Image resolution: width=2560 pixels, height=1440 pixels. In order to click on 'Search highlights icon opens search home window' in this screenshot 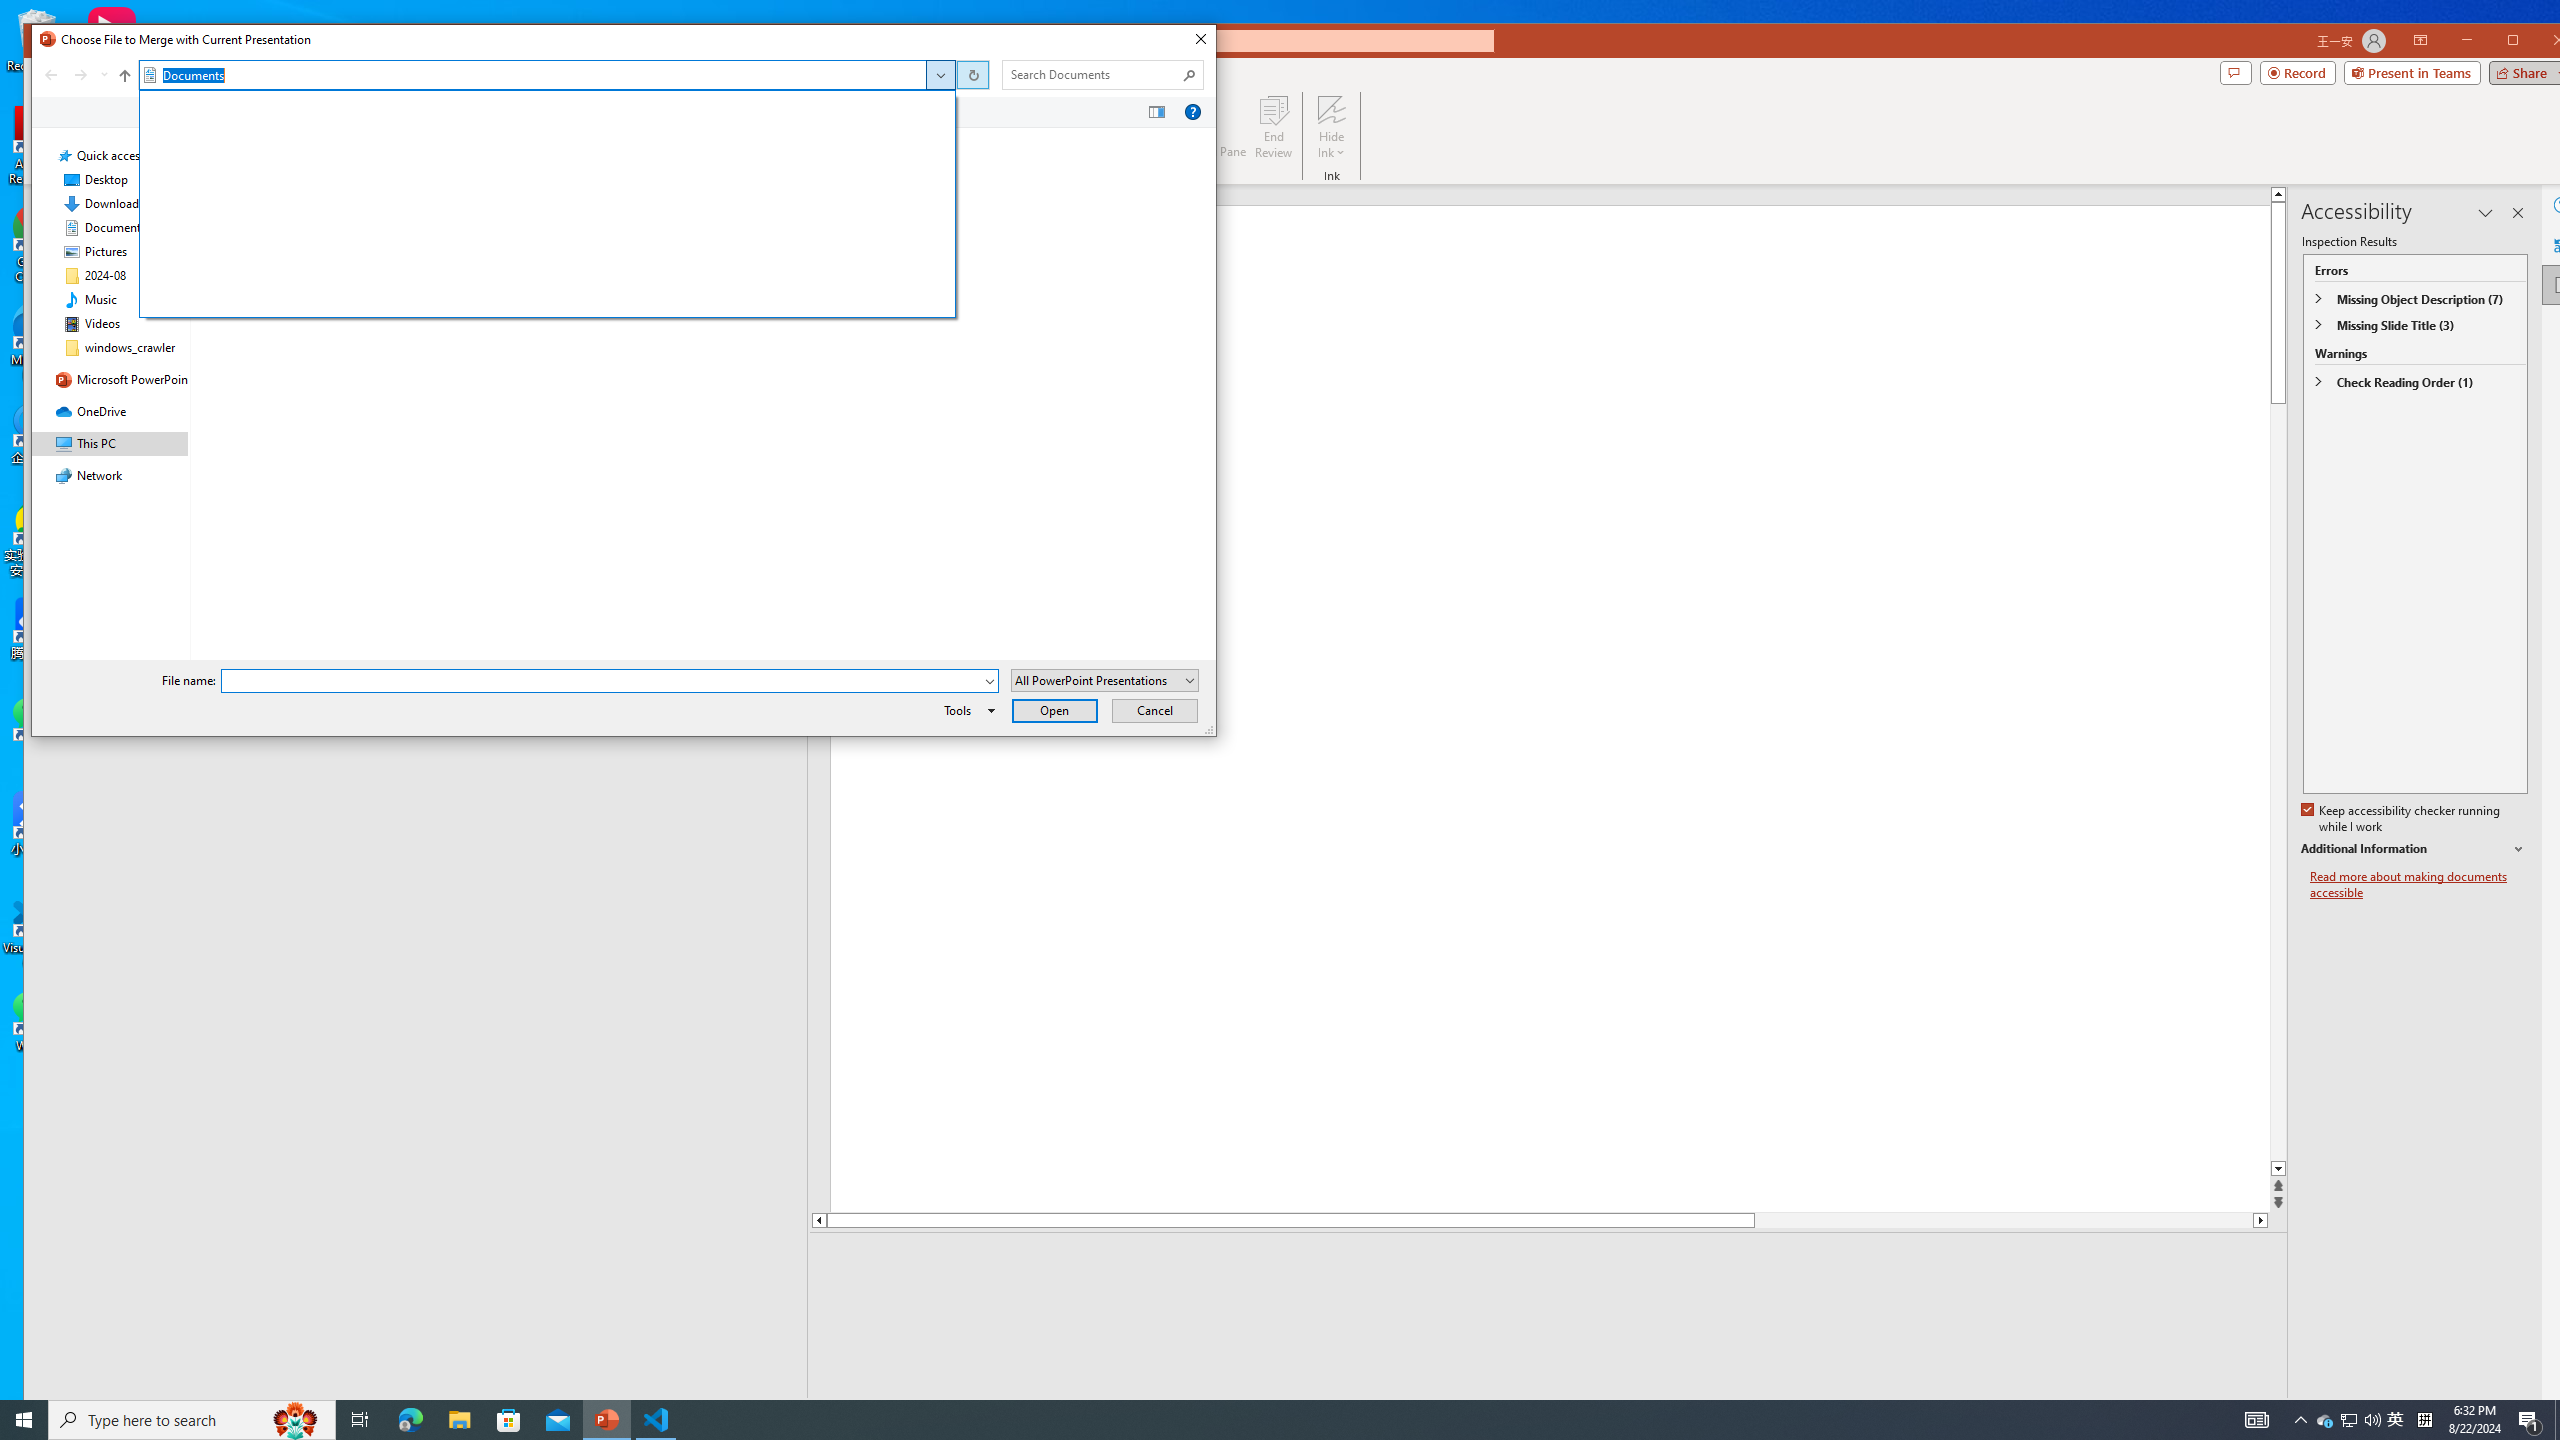, I will do `click(294, 1418)`.